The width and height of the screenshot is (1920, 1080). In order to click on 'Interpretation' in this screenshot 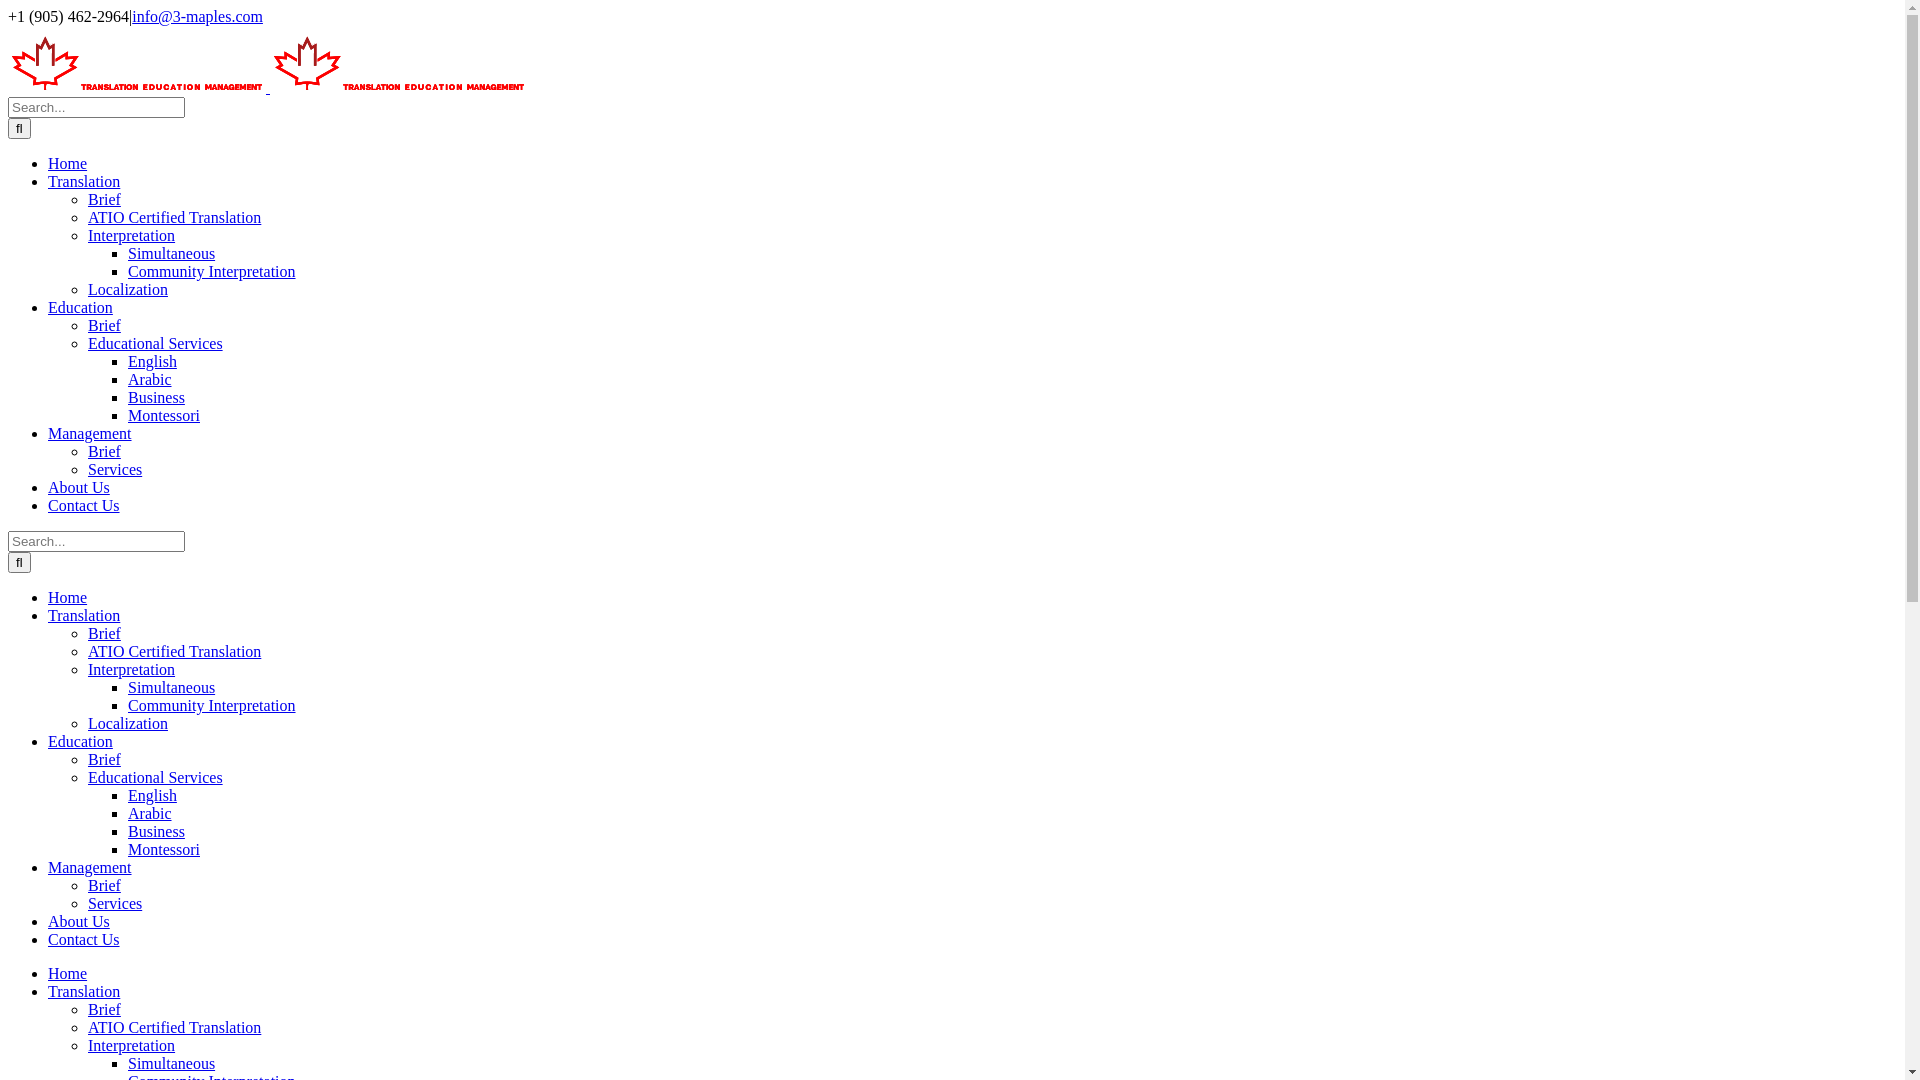, I will do `click(86, 1044)`.